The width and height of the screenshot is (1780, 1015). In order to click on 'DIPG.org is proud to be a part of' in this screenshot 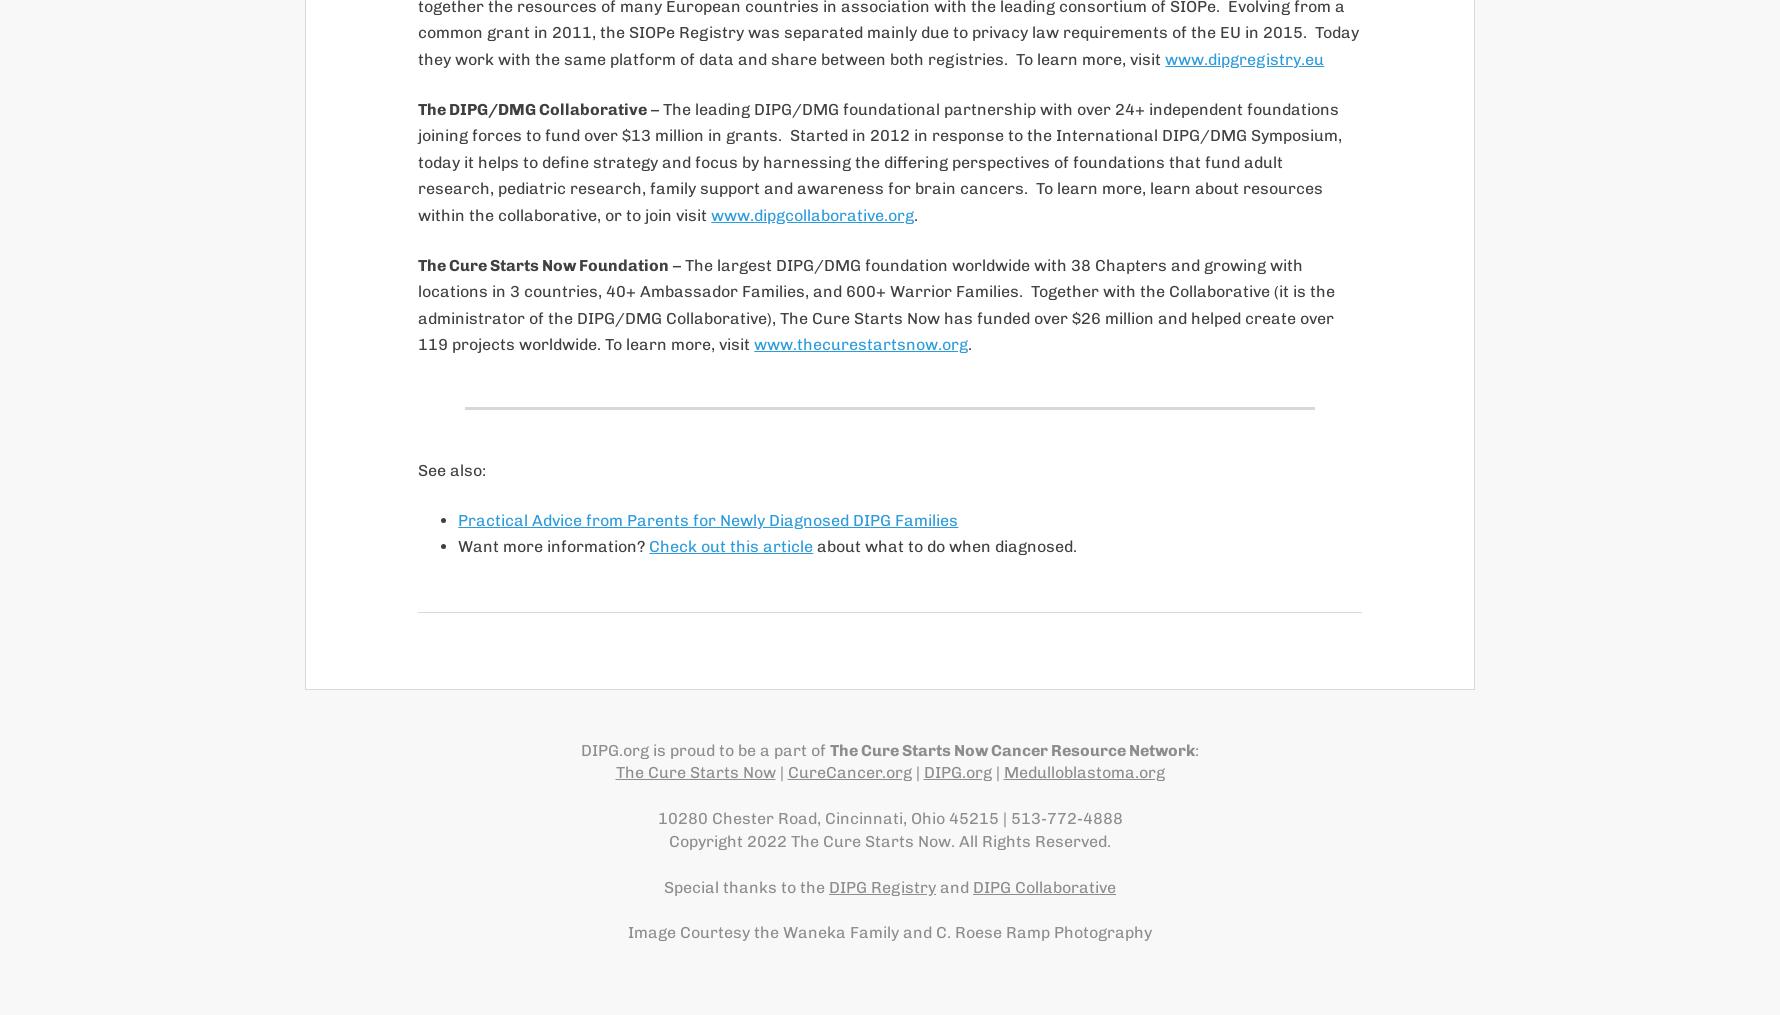, I will do `click(704, 748)`.